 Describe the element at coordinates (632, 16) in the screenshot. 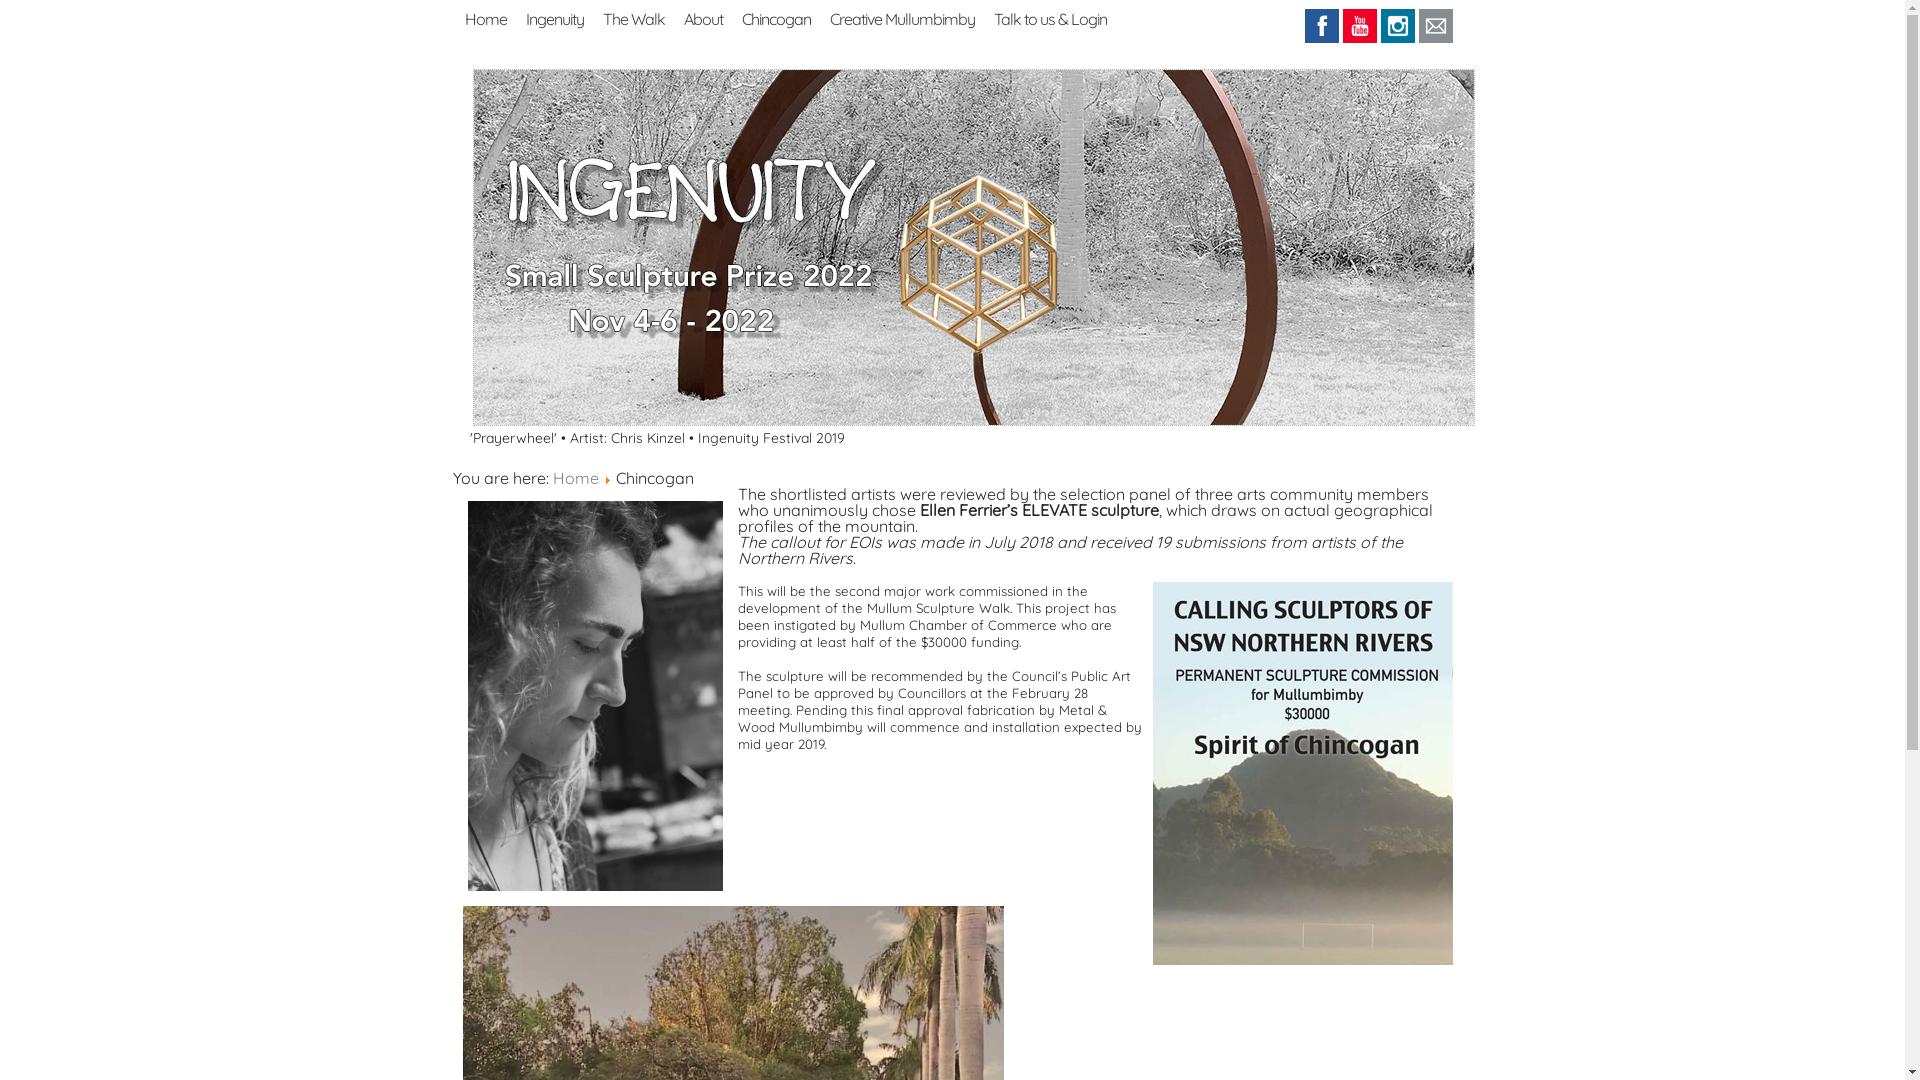

I see `'The Walk'` at that location.